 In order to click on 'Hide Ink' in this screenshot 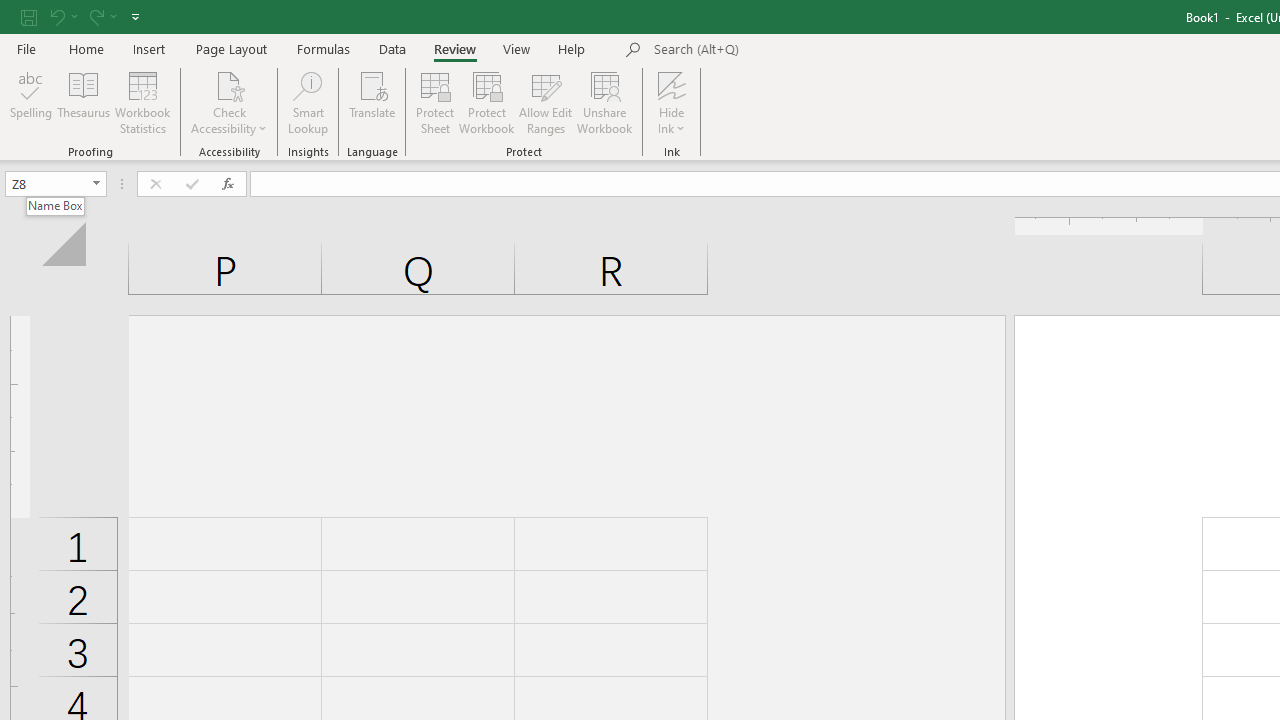, I will do `click(672, 103)`.